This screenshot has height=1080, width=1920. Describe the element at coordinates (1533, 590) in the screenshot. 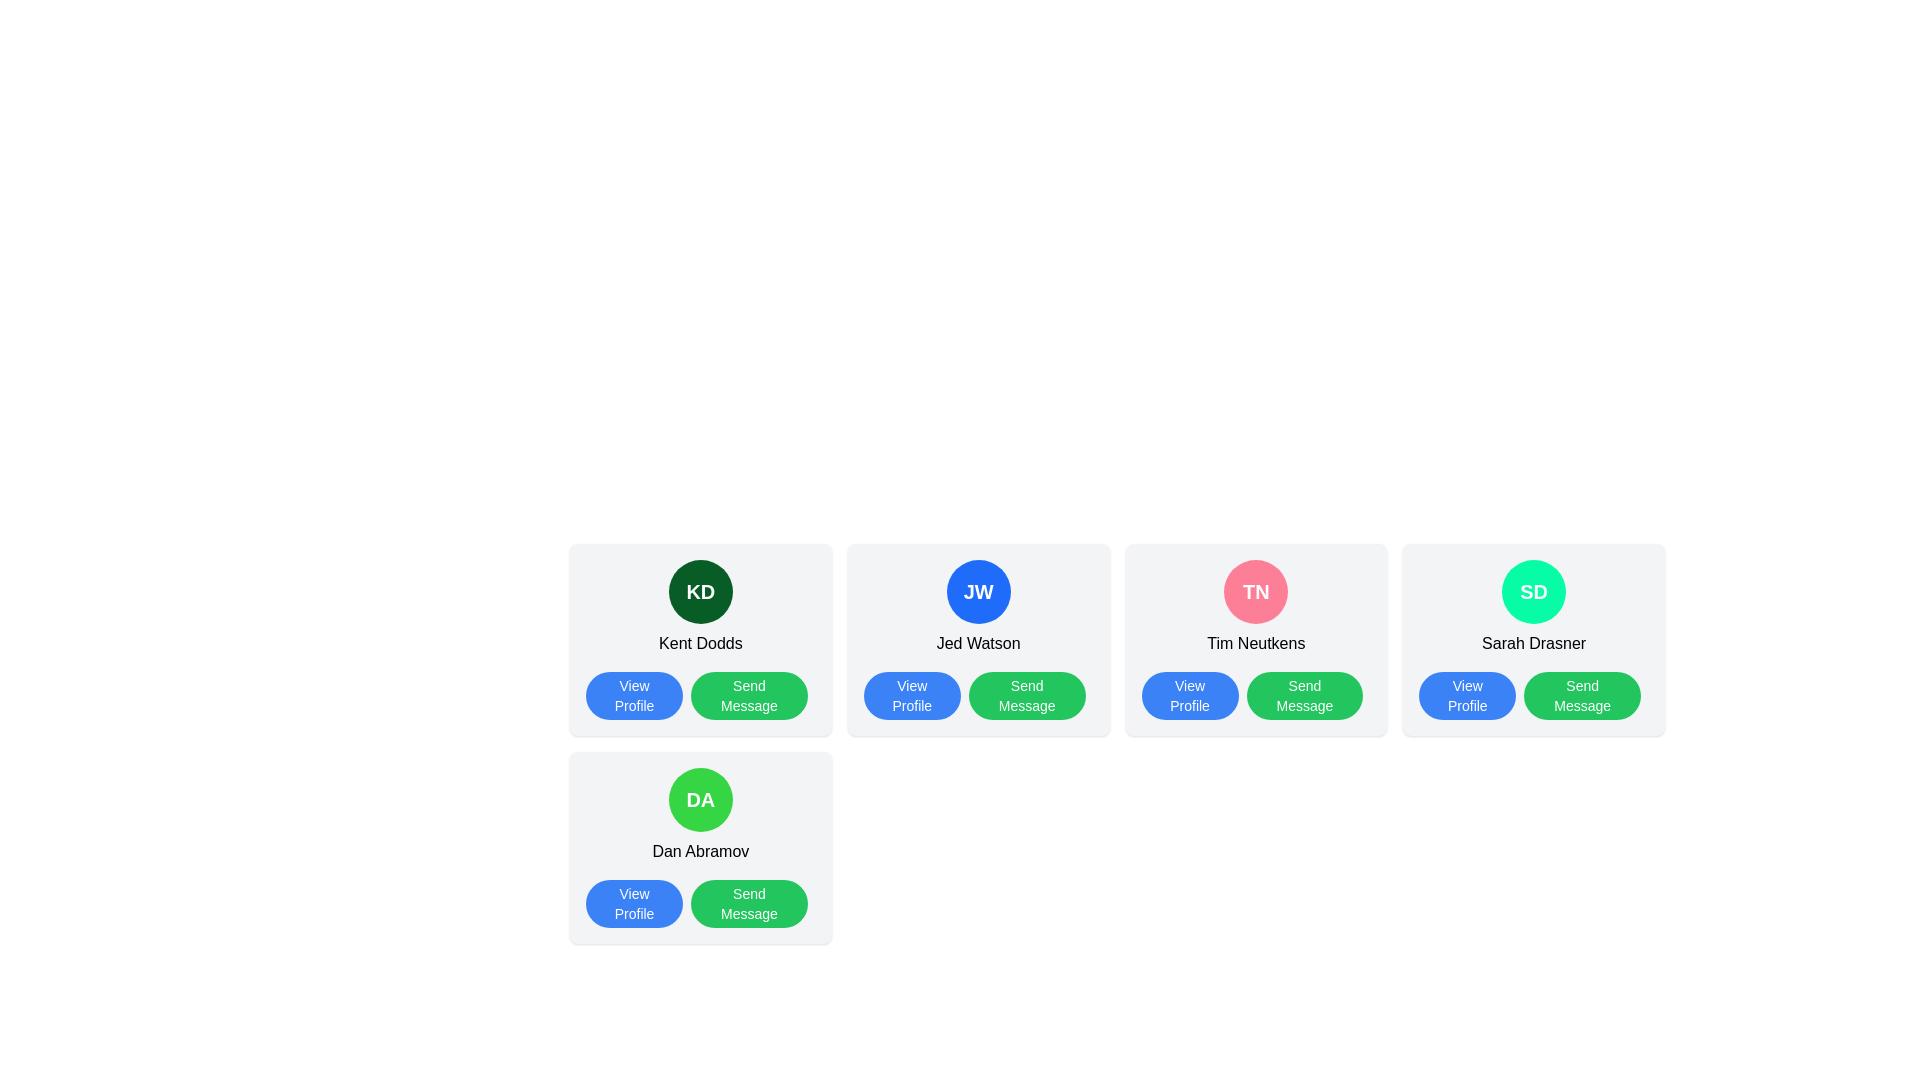

I see `the text element with initials 'SD' that is styled in bold white font within a teal circular background, located in the top right of the profile card` at that location.